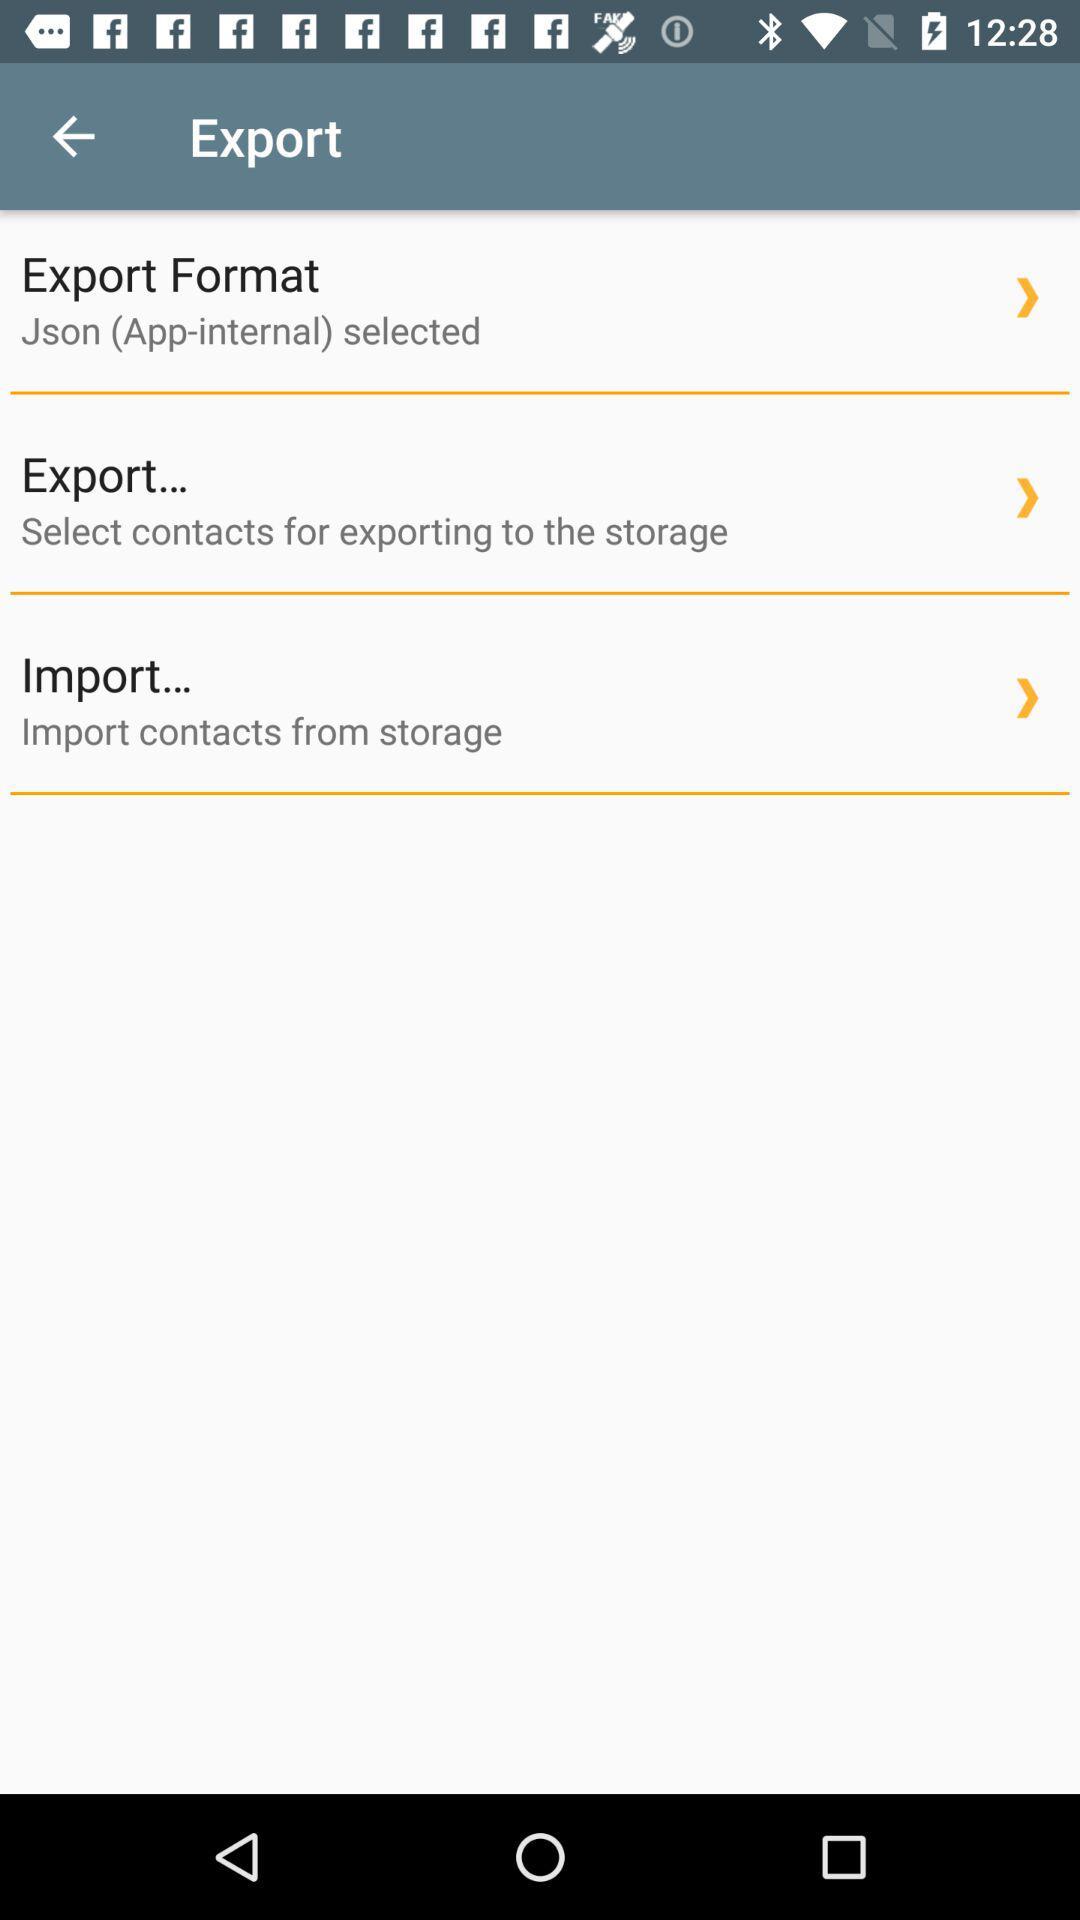 The width and height of the screenshot is (1080, 1920). What do you see at coordinates (72, 135) in the screenshot?
I see `icon next to export item` at bounding box center [72, 135].